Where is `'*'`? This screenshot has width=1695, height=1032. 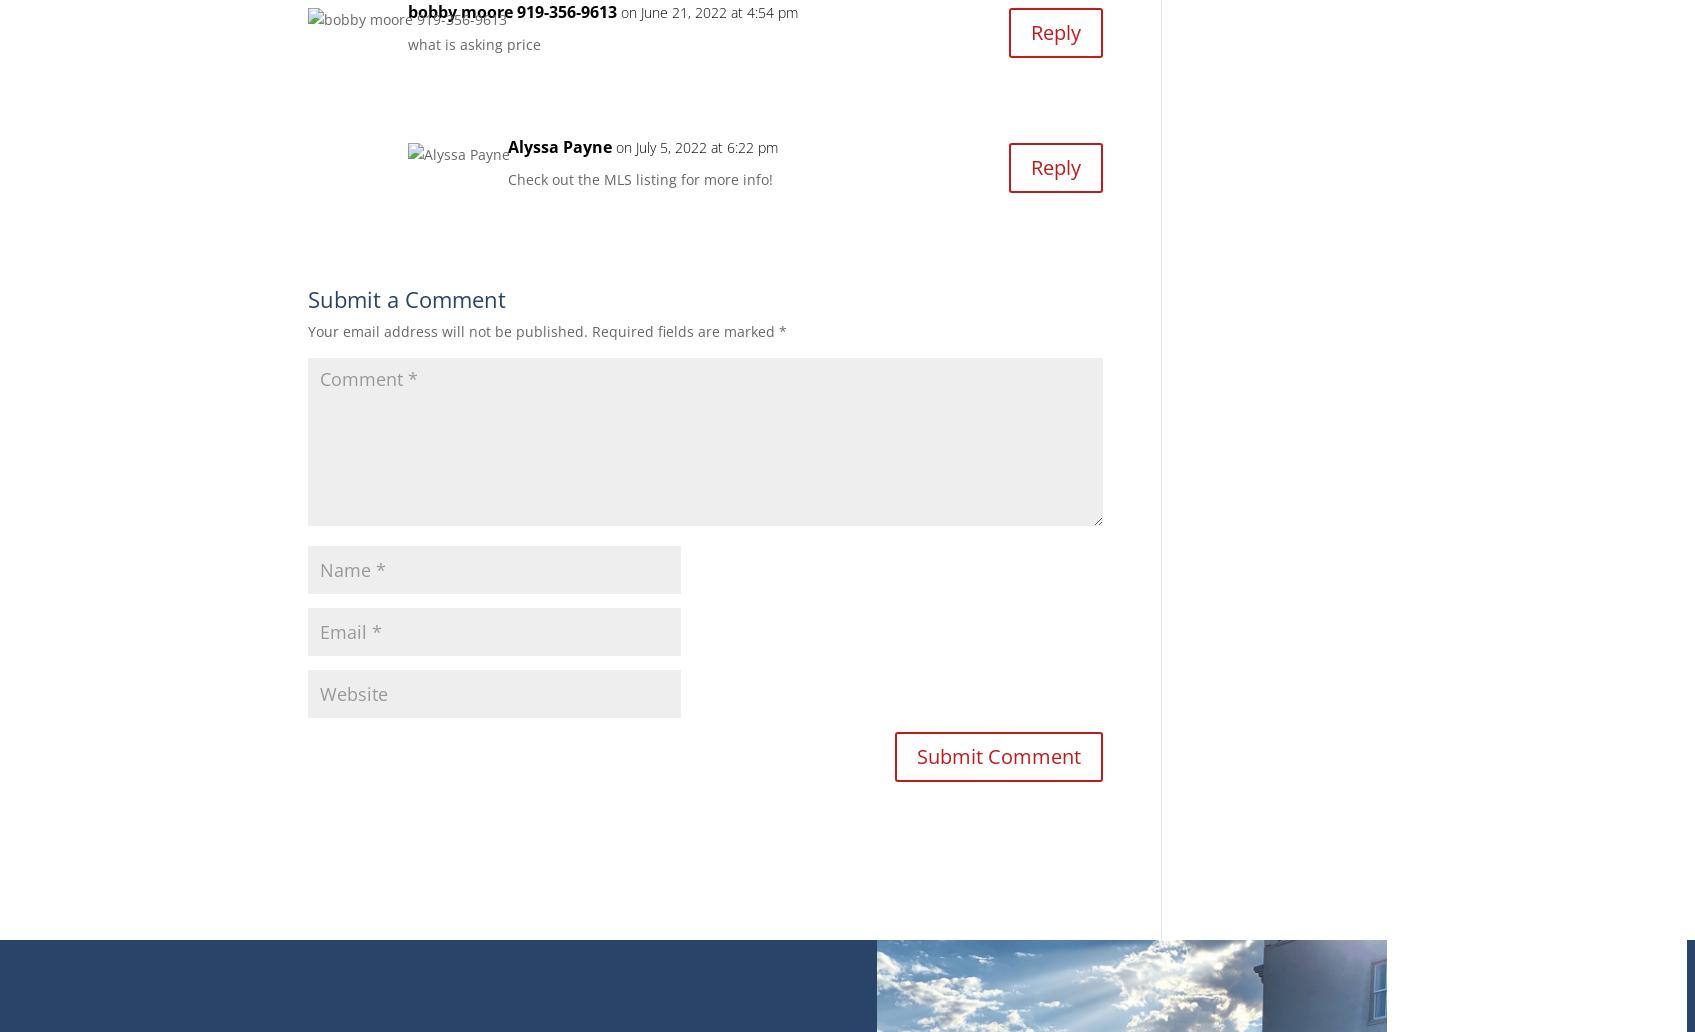
'*' is located at coordinates (777, 330).